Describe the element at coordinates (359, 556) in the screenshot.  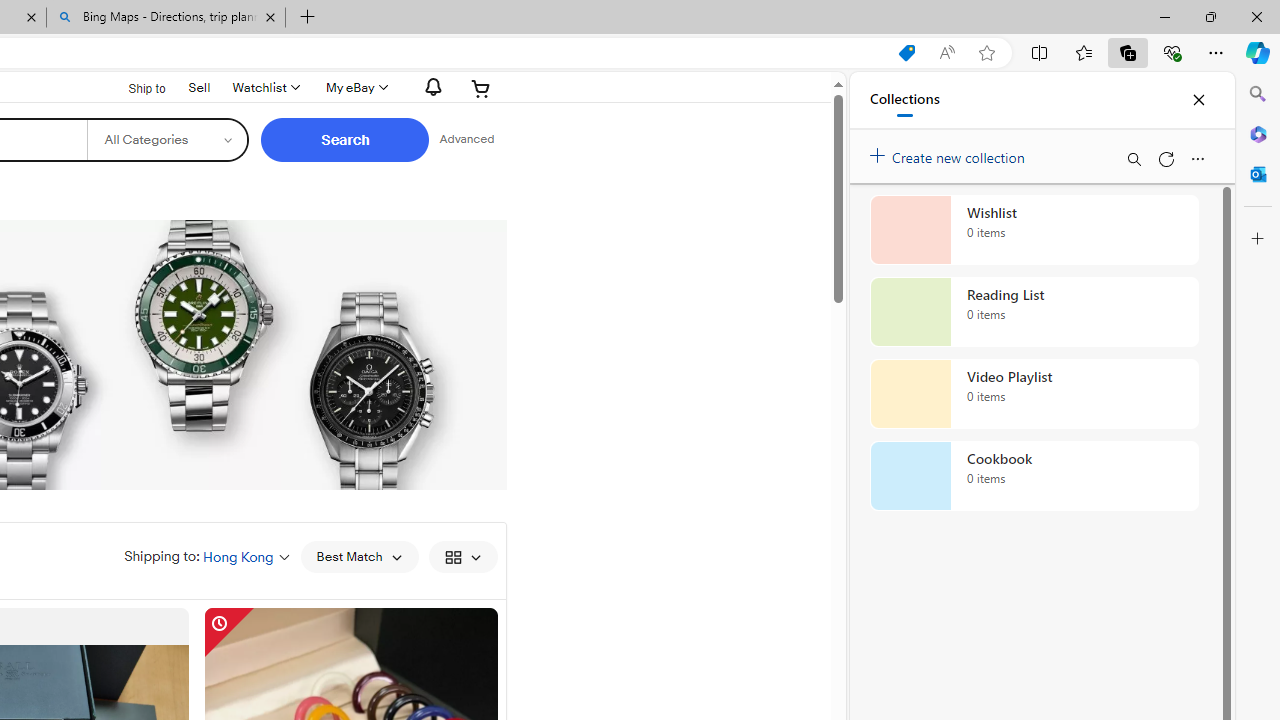
I see `'Sort: Best Match'` at that location.